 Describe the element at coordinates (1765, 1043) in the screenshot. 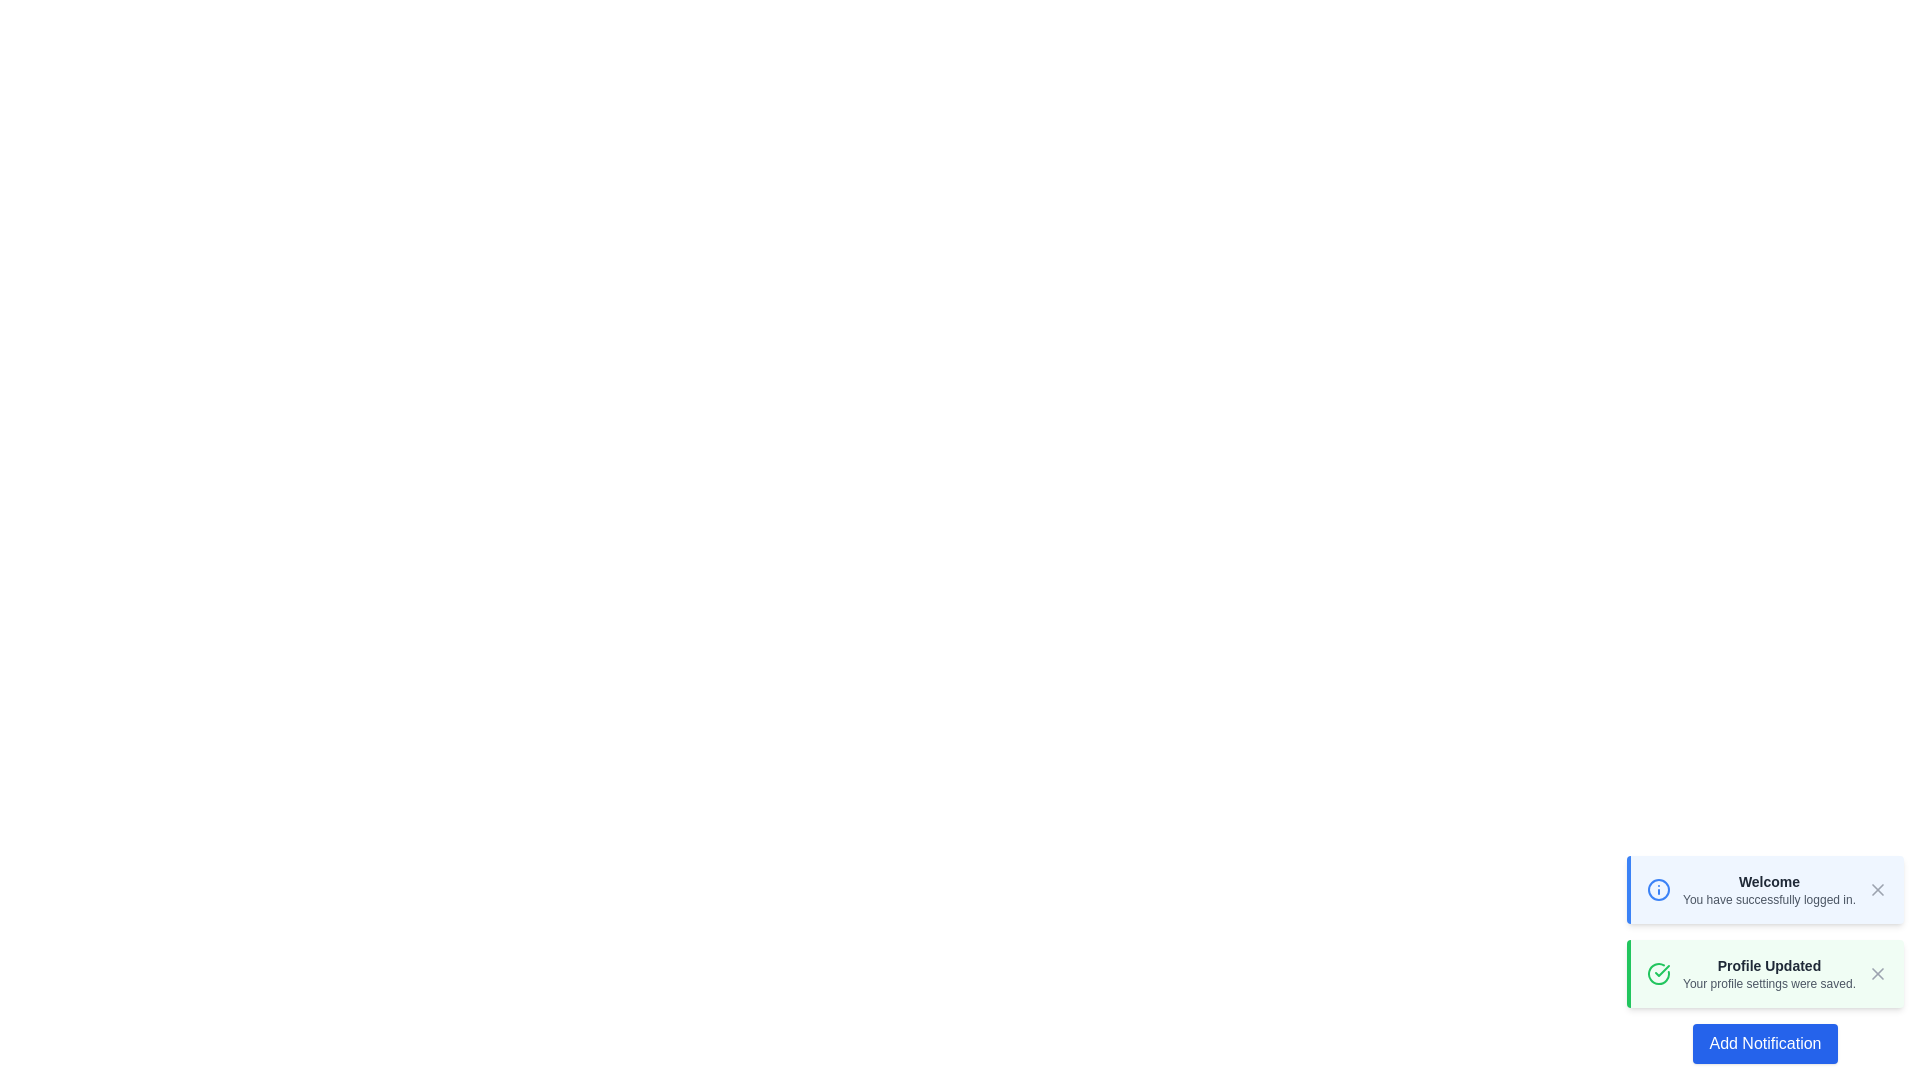

I see `the 'Add Notification' button to add a new notification` at that location.